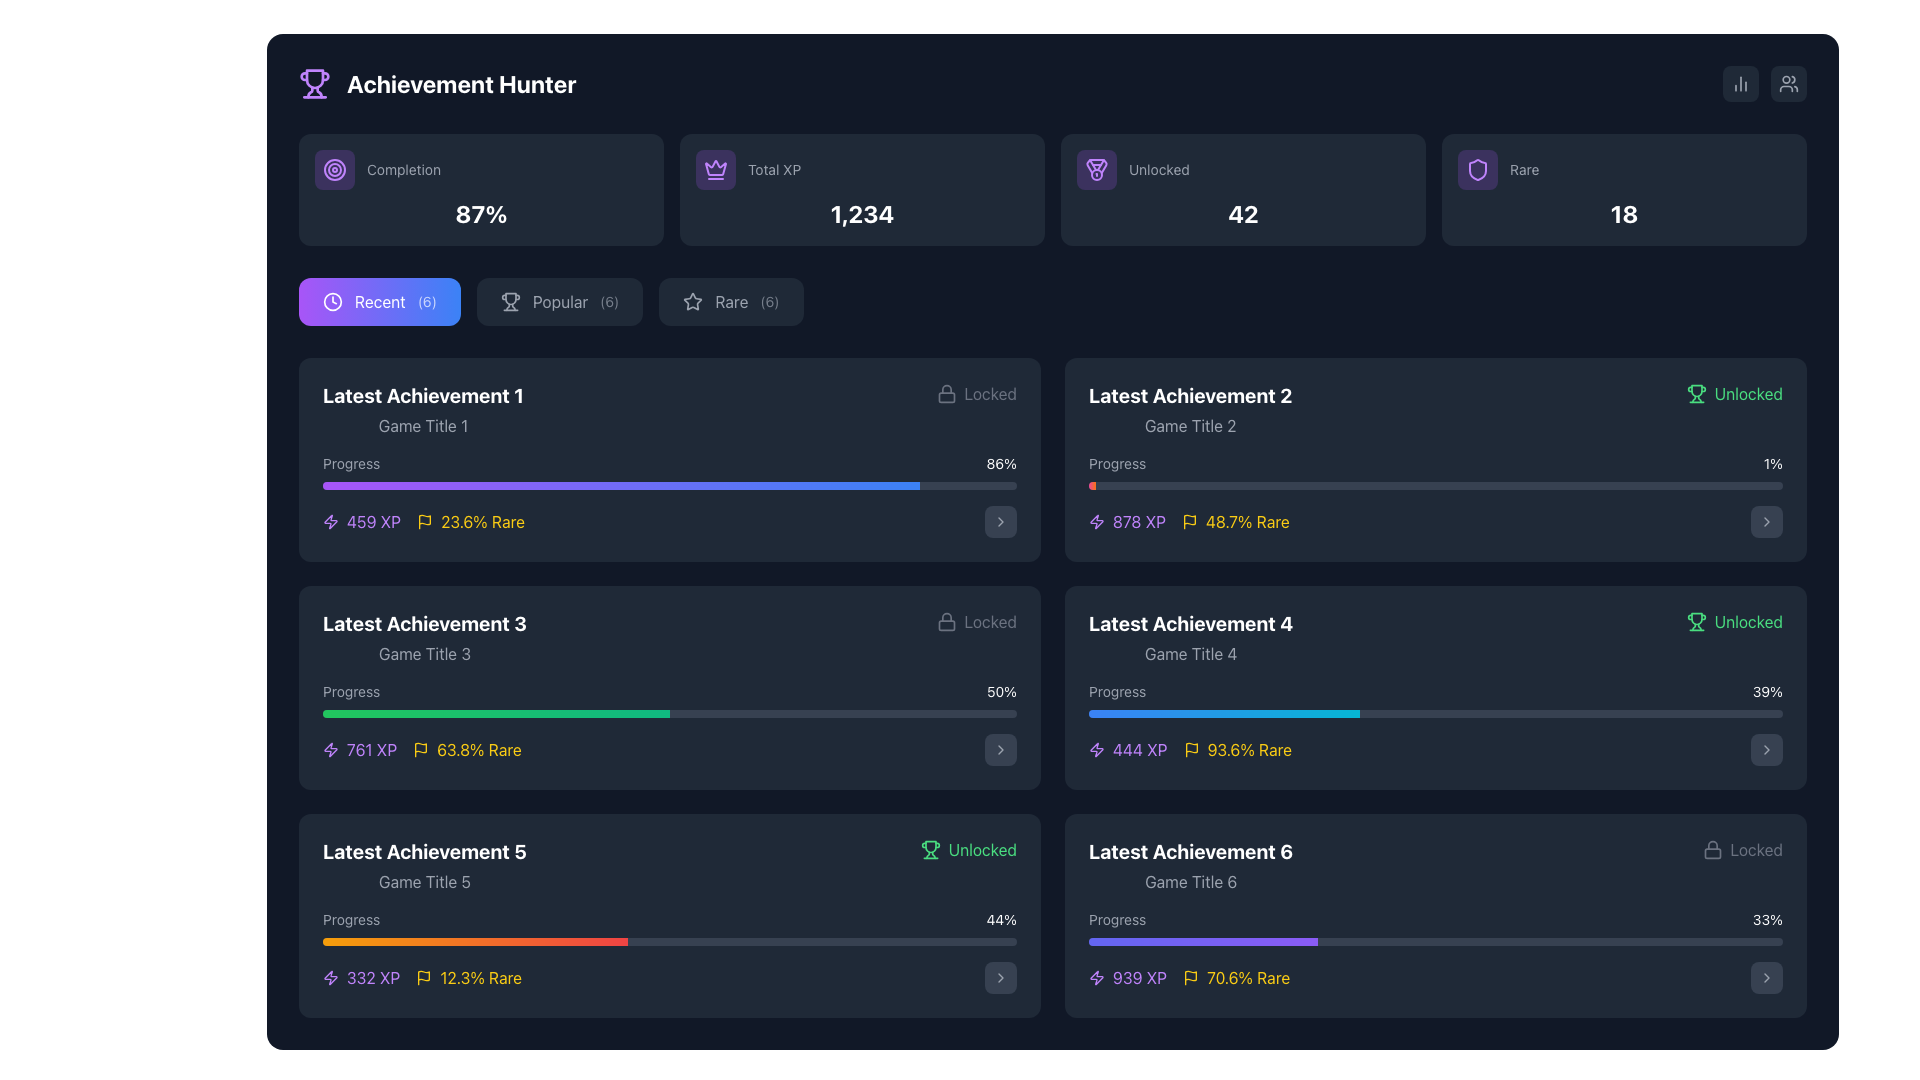 This screenshot has width=1920, height=1080. What do you see at coordinates (1001, 977) in the screenshot?
I see `the button containing the right-facing chevron icon` at bounding box center [1001, 977].